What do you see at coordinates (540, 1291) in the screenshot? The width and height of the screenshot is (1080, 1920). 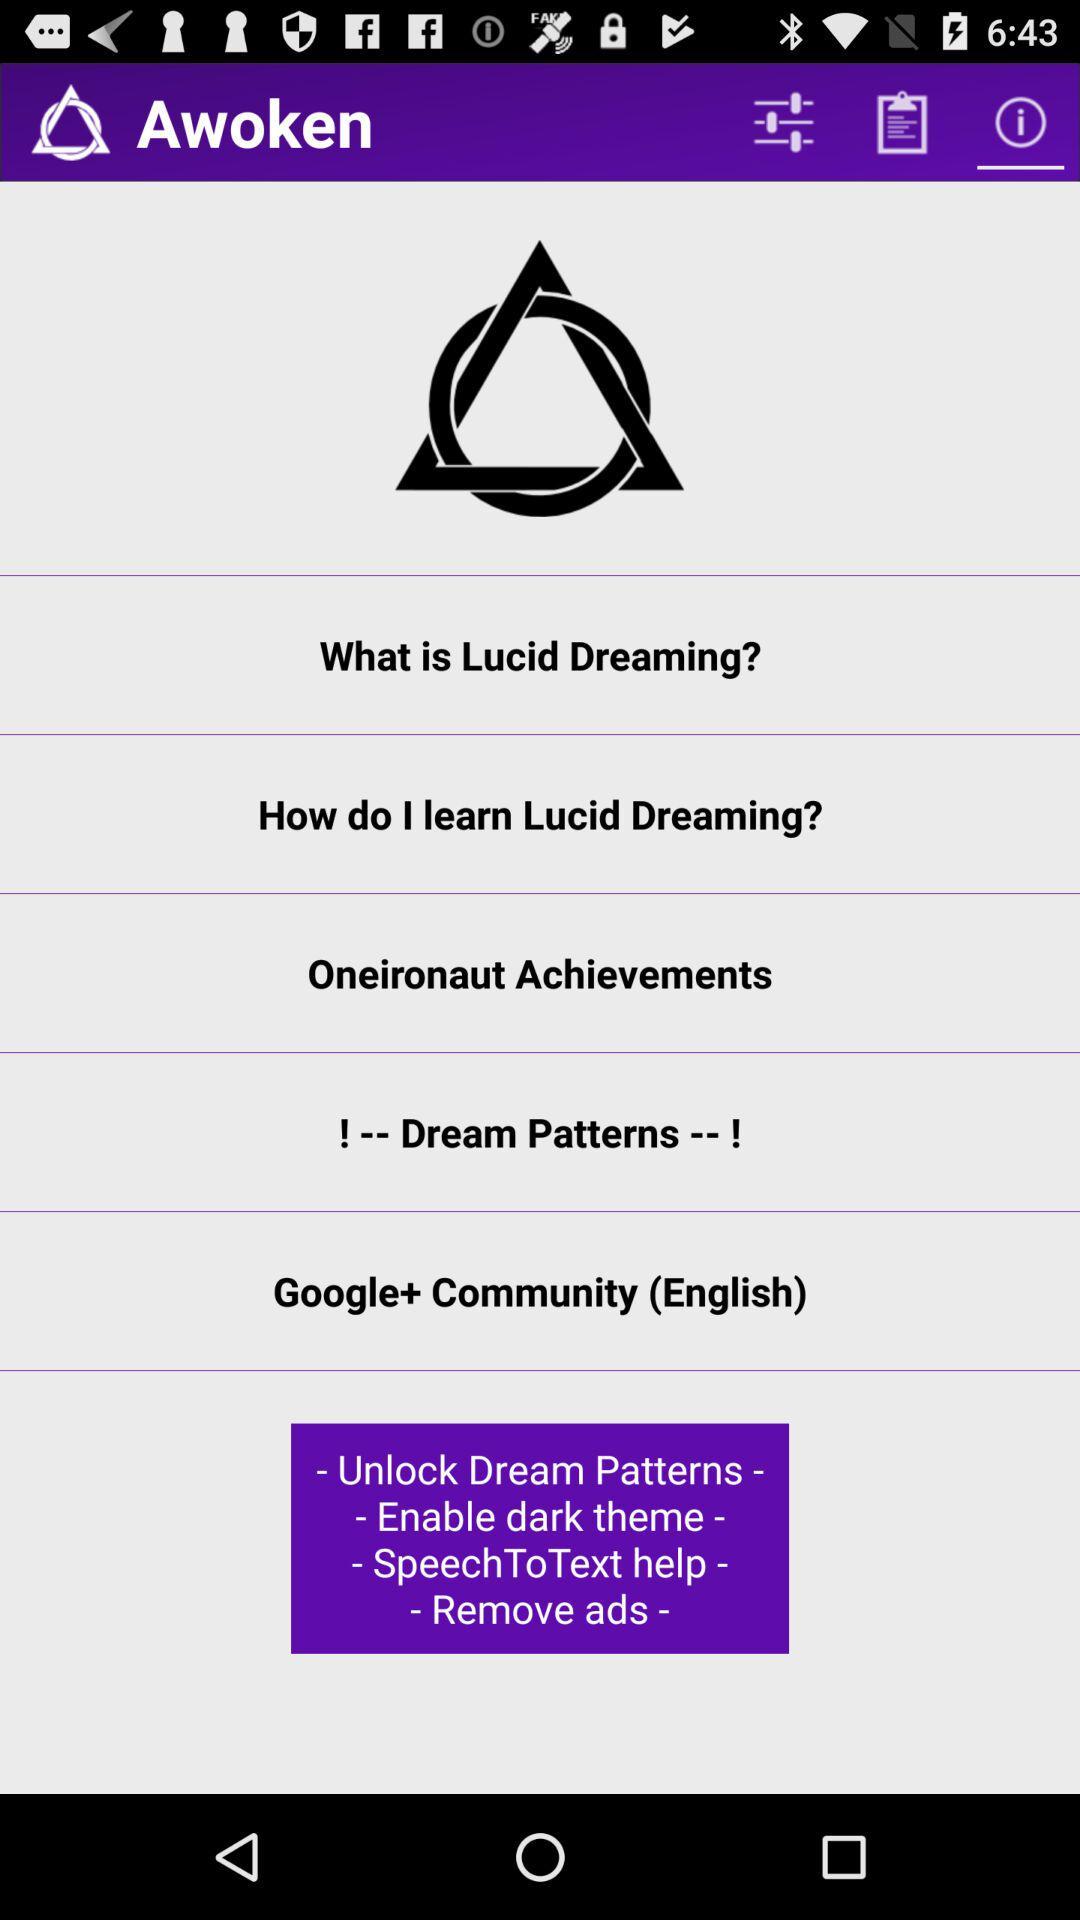 I see `google+ community (english)` at bounding box center [540, 1291].